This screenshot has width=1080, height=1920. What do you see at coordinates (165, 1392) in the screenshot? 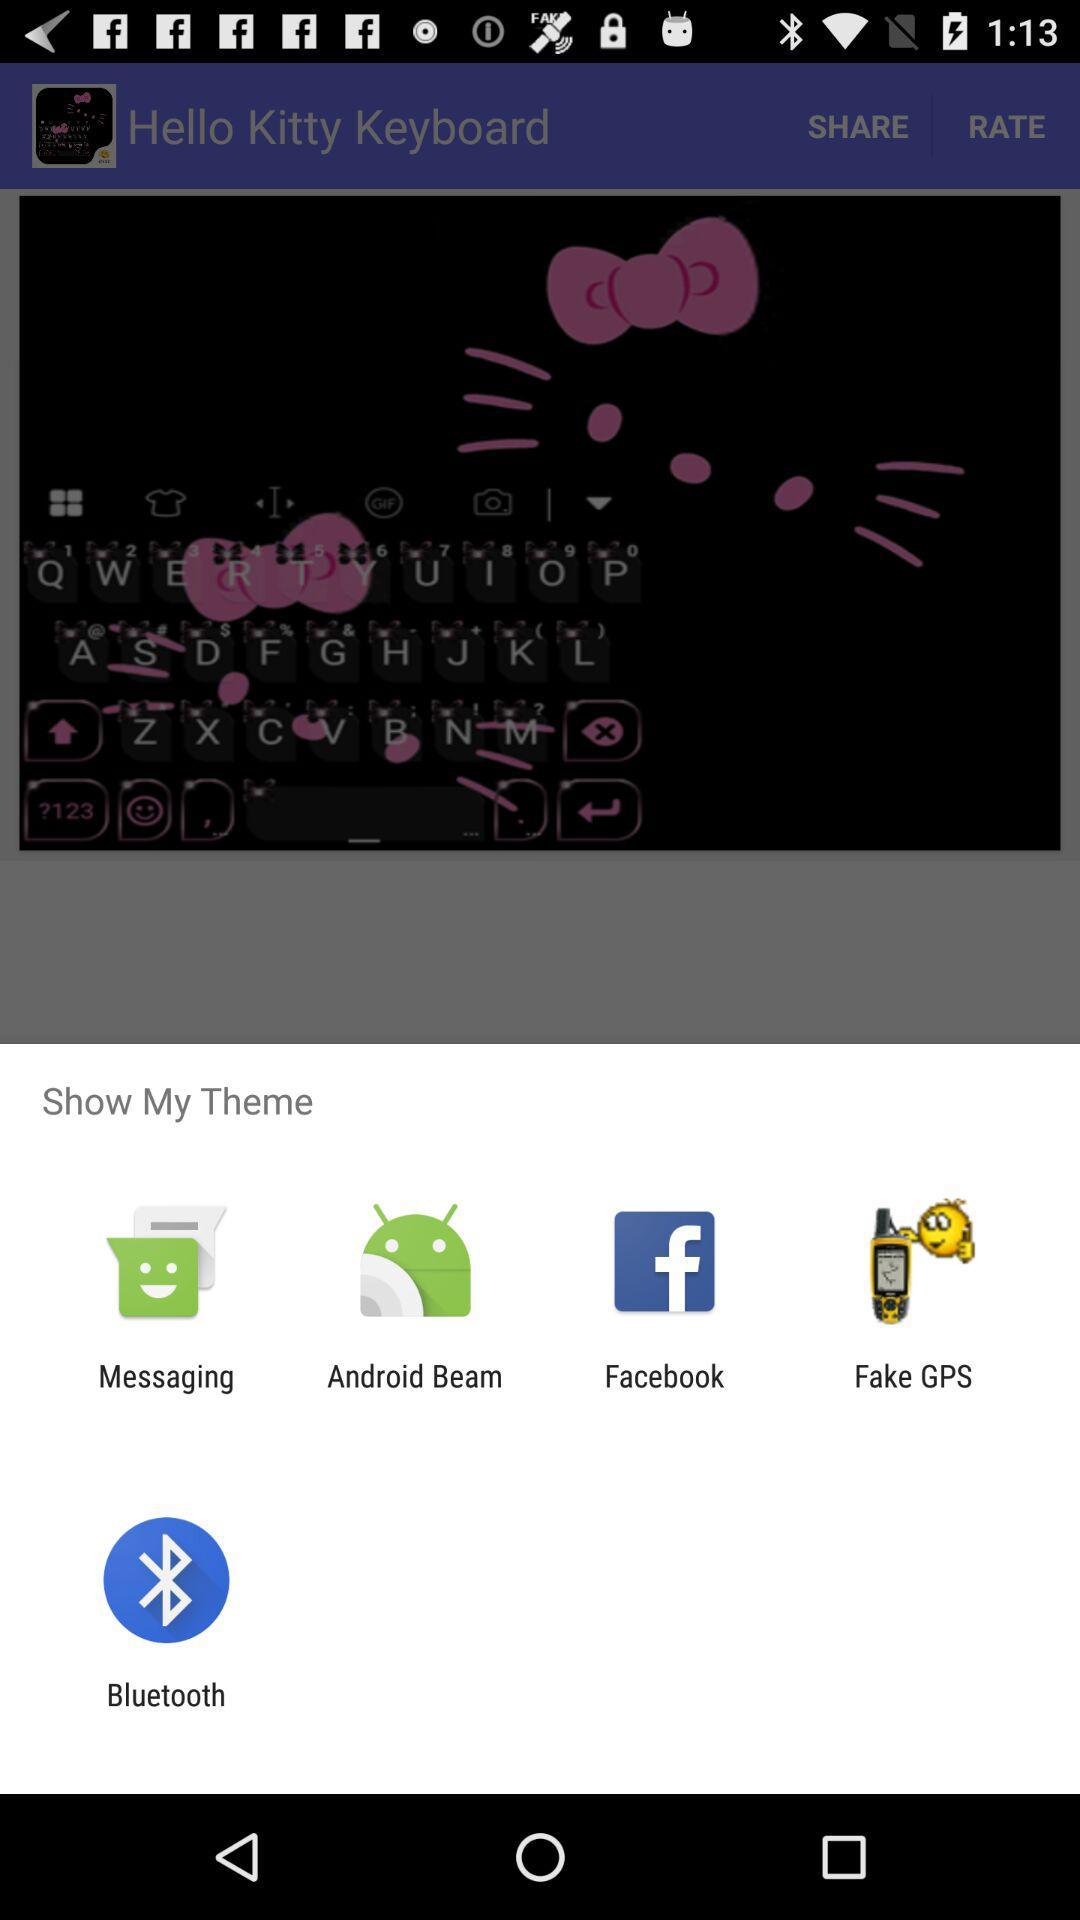
I see `the messaging app` at bounding box center [165, 1392].